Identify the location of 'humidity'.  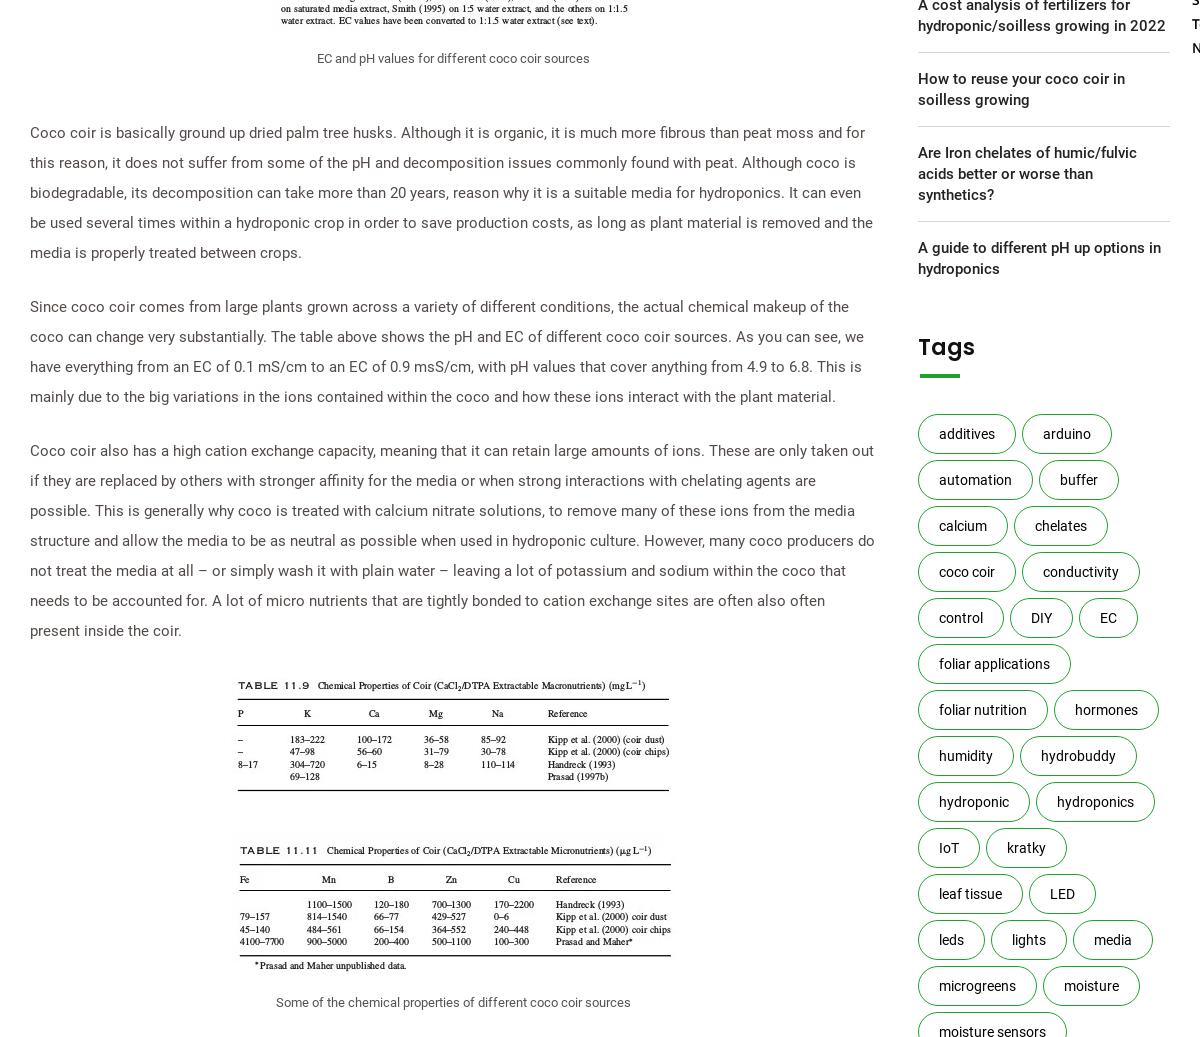
(938, 755).